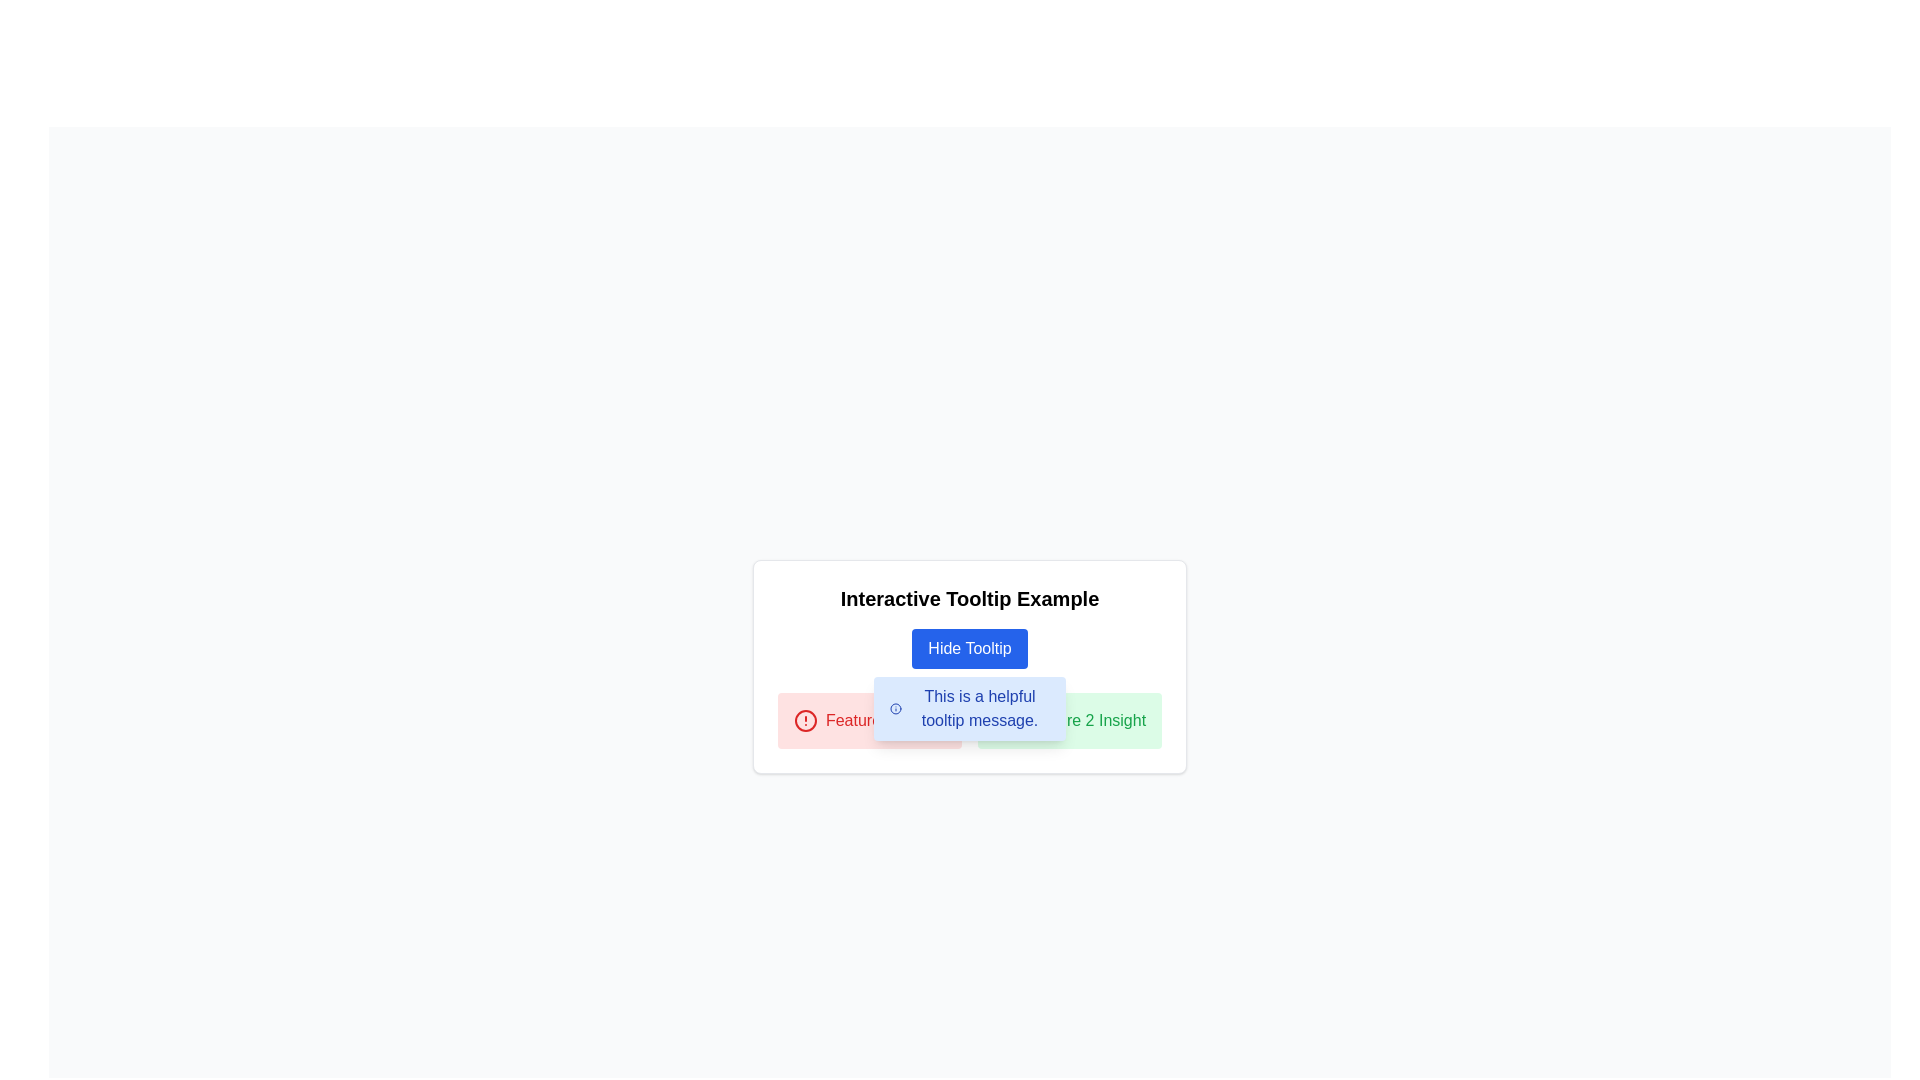 The height and width of the screenshot is (1080, 1920). What do you see at coordinates (895, 708) in the screenshot?
I see `the visual indicator icon located to the left of the tooltip message ('This is a helpful tooltip message.') for additional information` at bounding box center [895, 708].